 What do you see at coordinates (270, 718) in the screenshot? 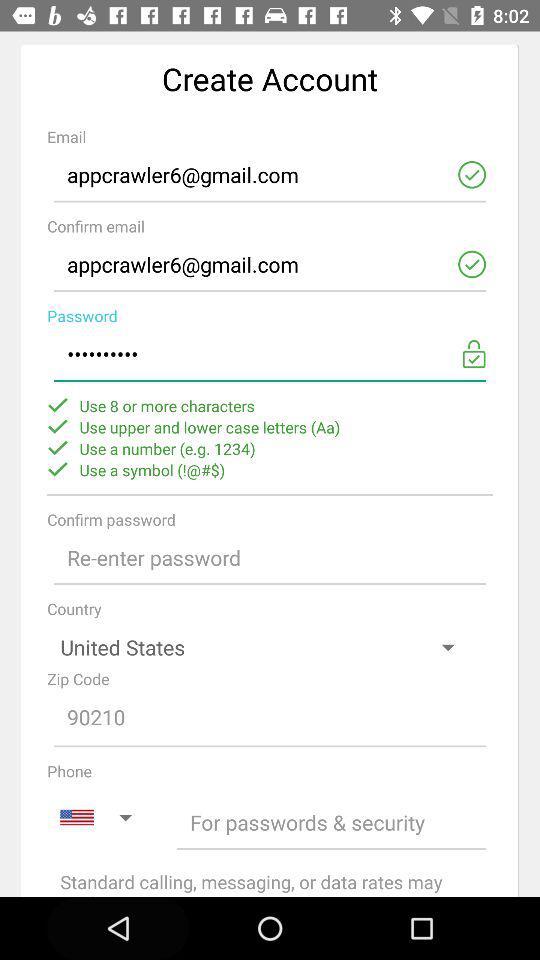
I see `zip code` at bounding box center [270, 718].